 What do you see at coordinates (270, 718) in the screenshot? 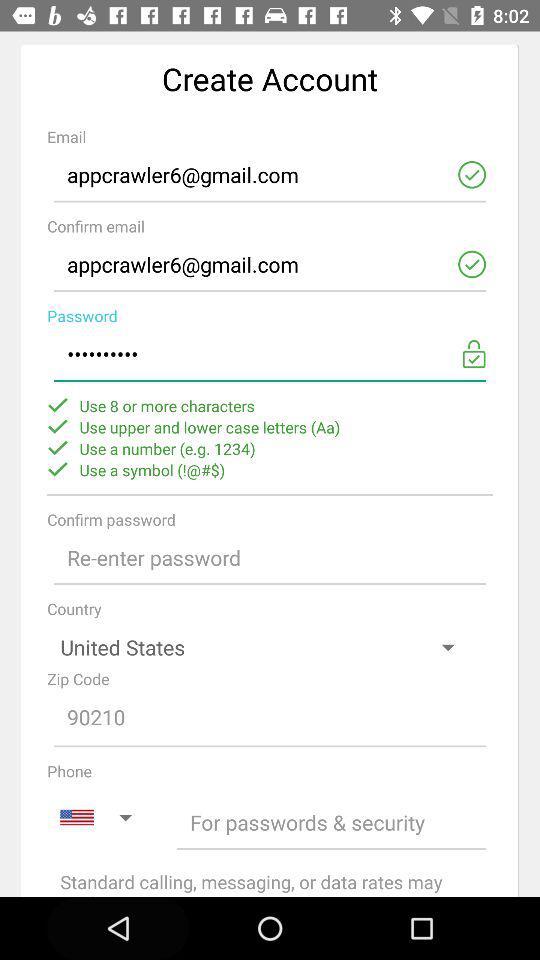
I see `zip code` at bounding box center [270, 718].